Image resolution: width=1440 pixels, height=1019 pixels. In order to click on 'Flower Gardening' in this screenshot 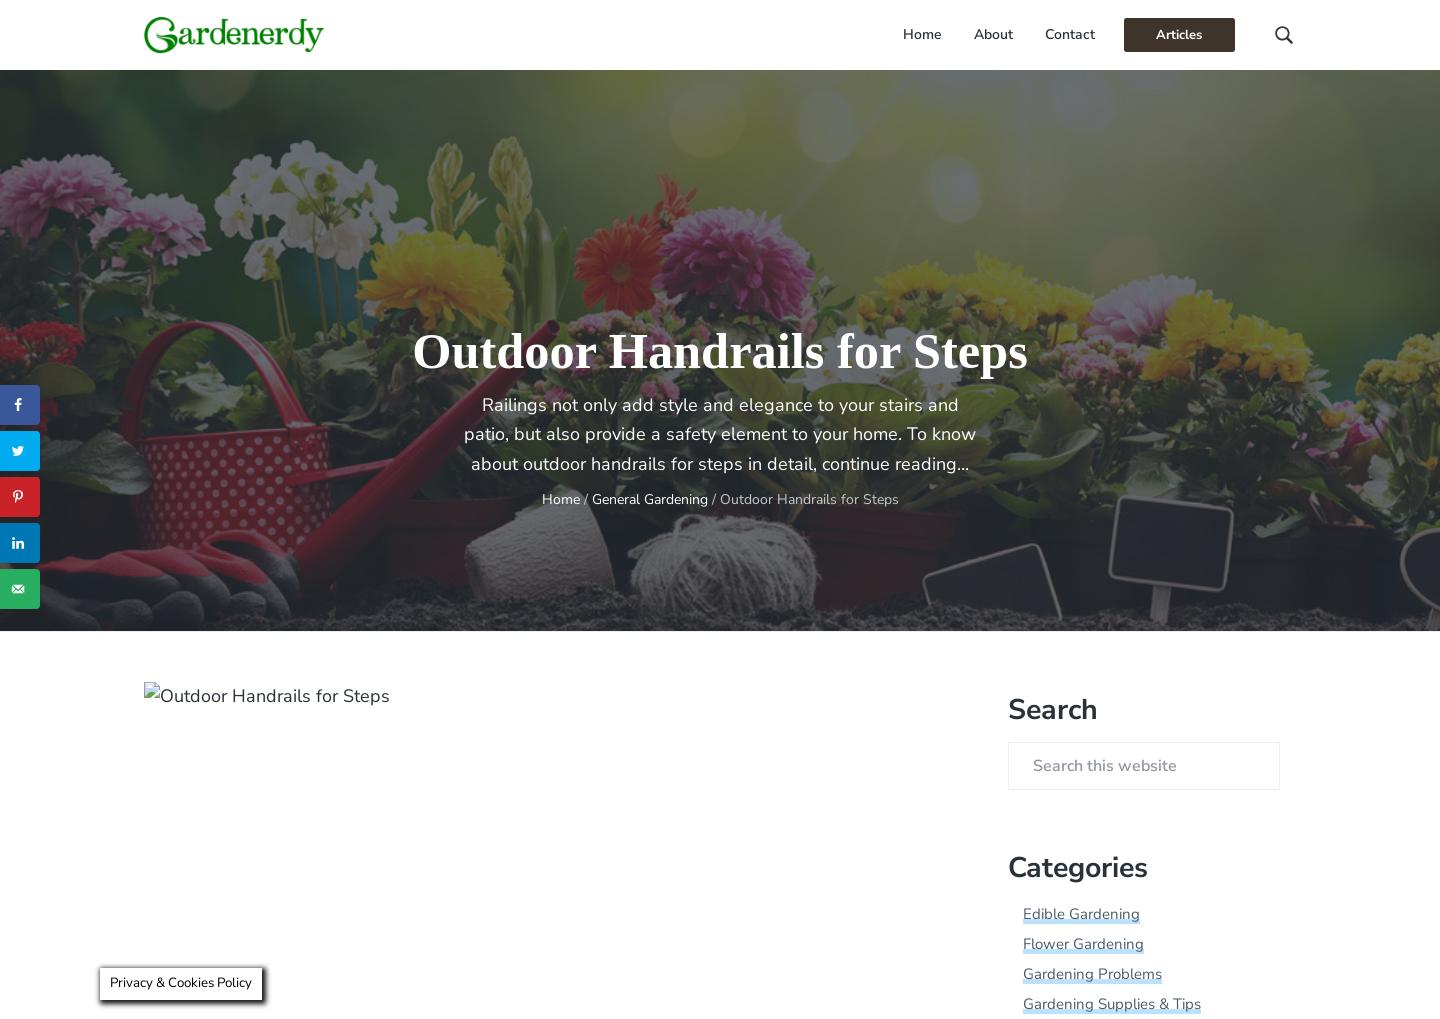, I will do `click(1082, 943)`.